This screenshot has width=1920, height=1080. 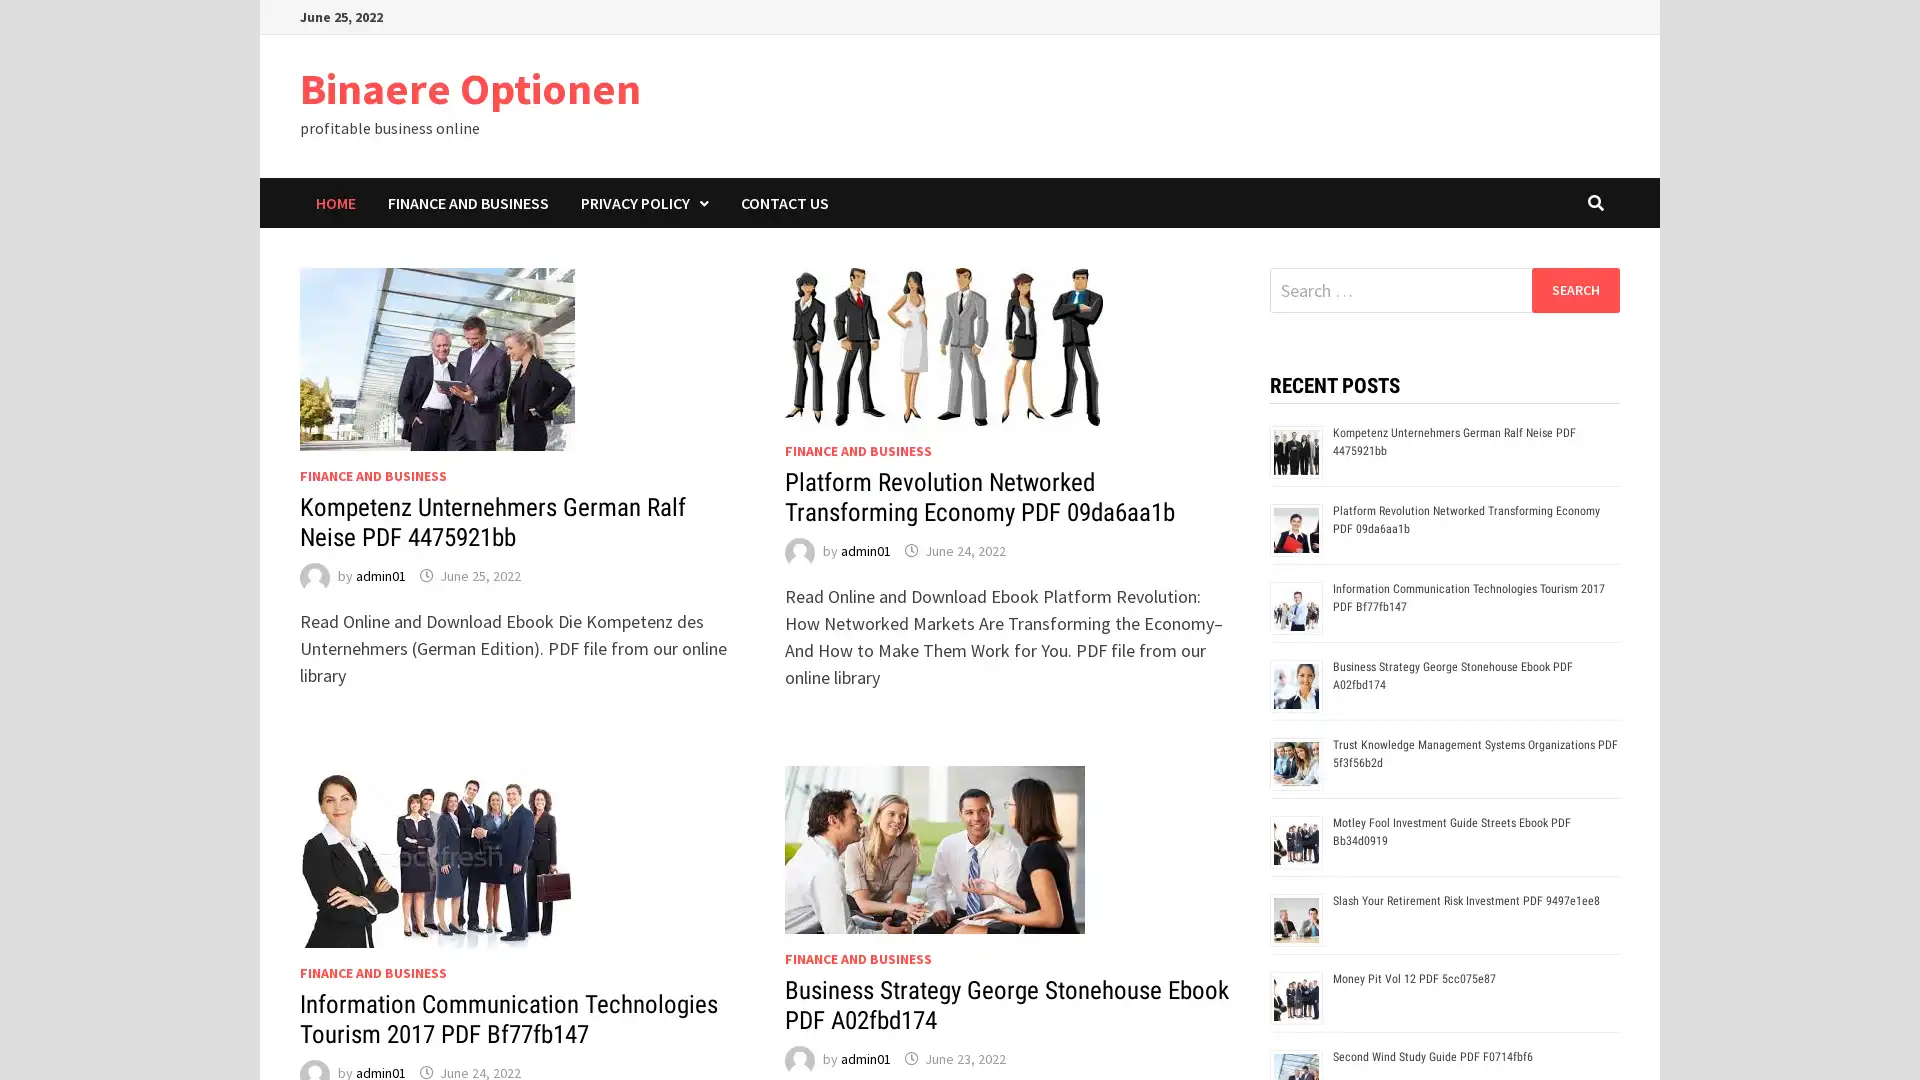 I want to click on Search, so click(x=1574, y=289).